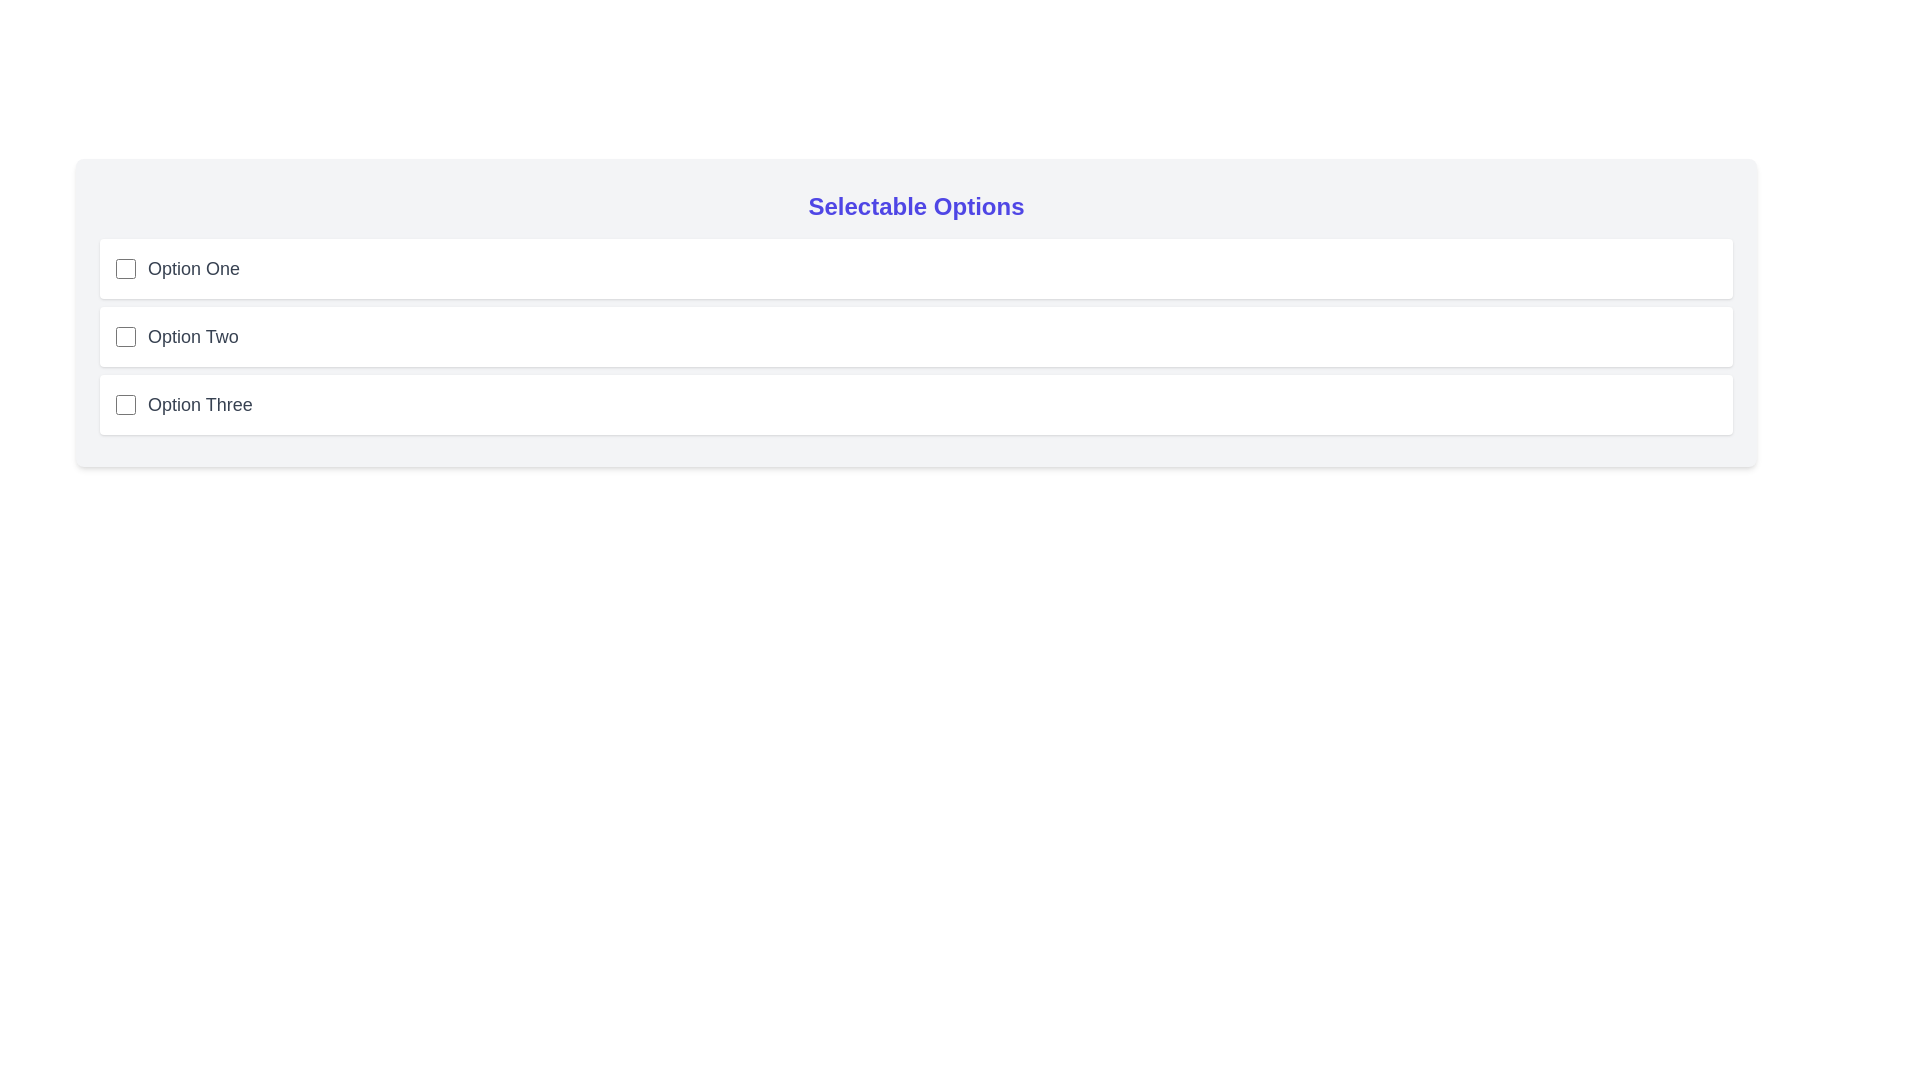 This screenshot has height=1080, width=1920. Describe the element at coordinates (915, 335) in the screenshot. I see `the option Option Two to observe visual feedback` at that location.